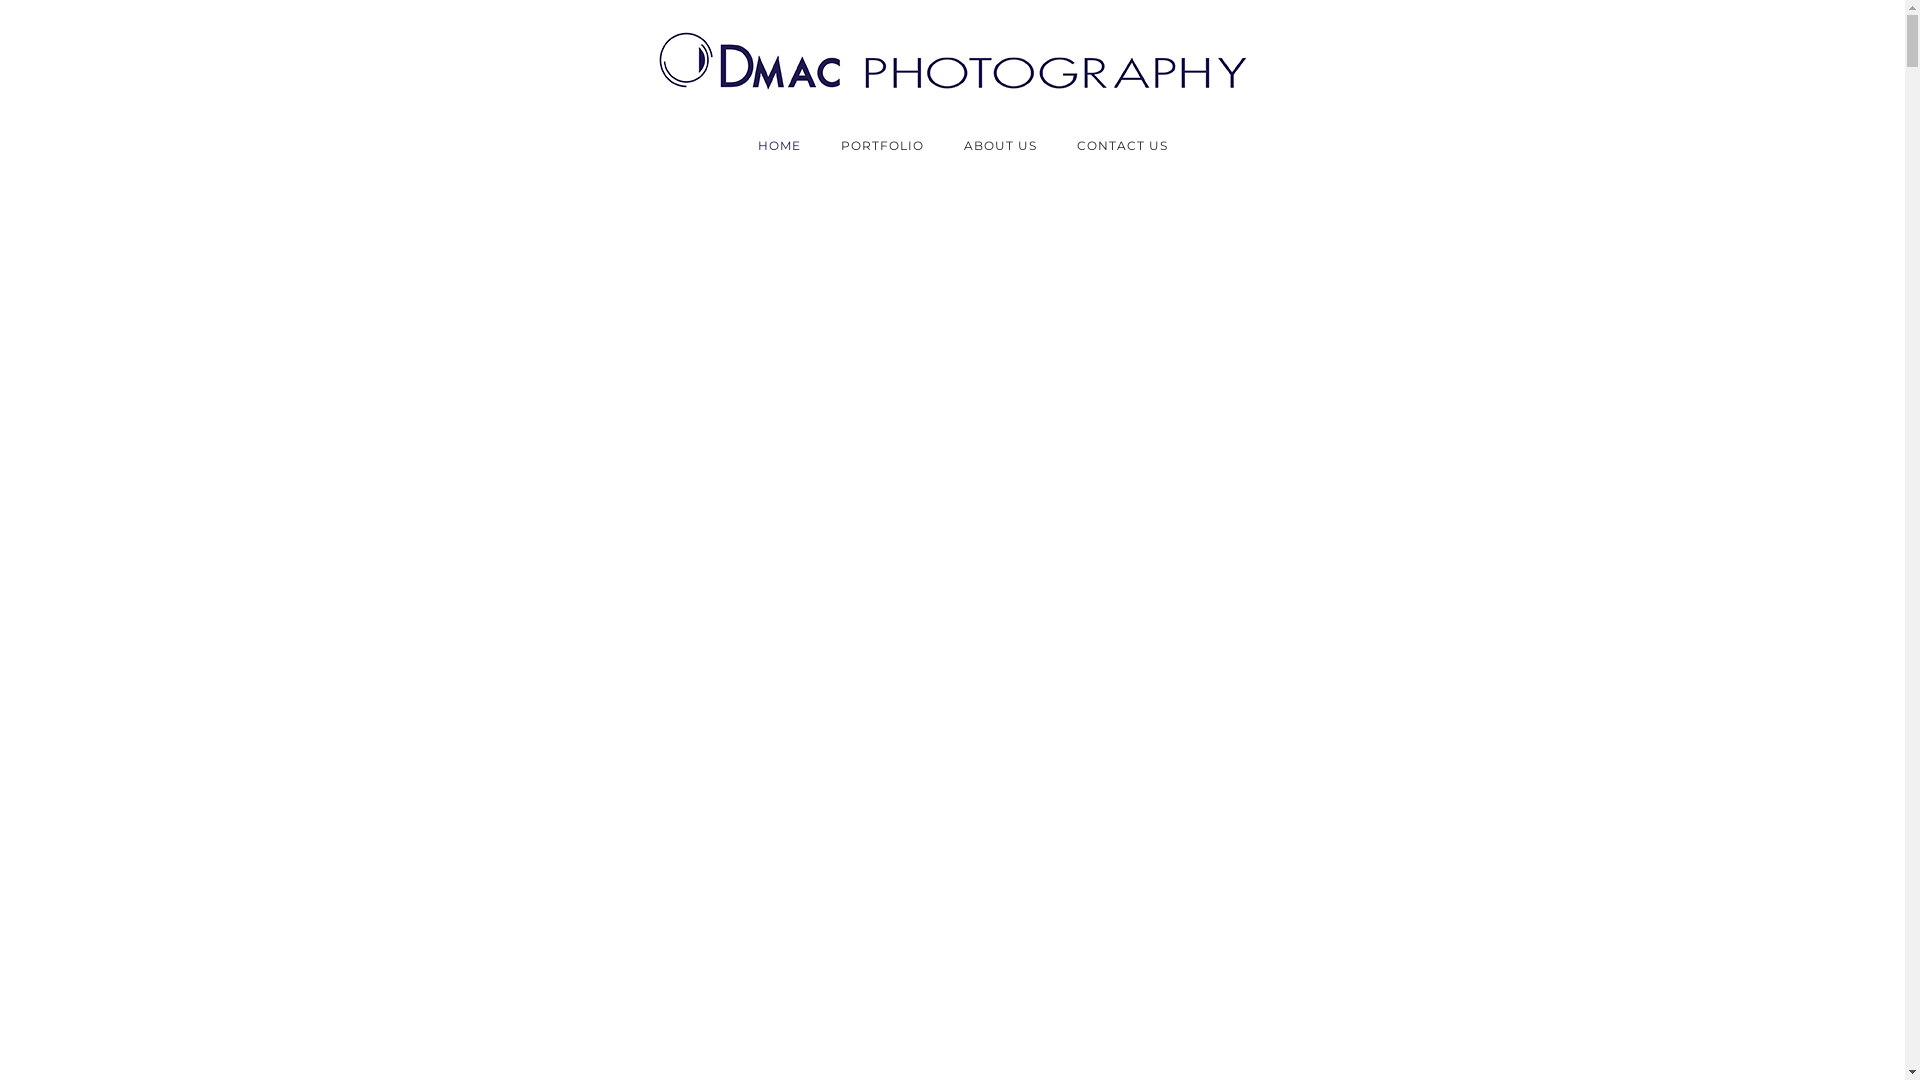  Describe the element at coordinates (1110, 144) in the screenshot. I see `'CONTACT US'` at that location.